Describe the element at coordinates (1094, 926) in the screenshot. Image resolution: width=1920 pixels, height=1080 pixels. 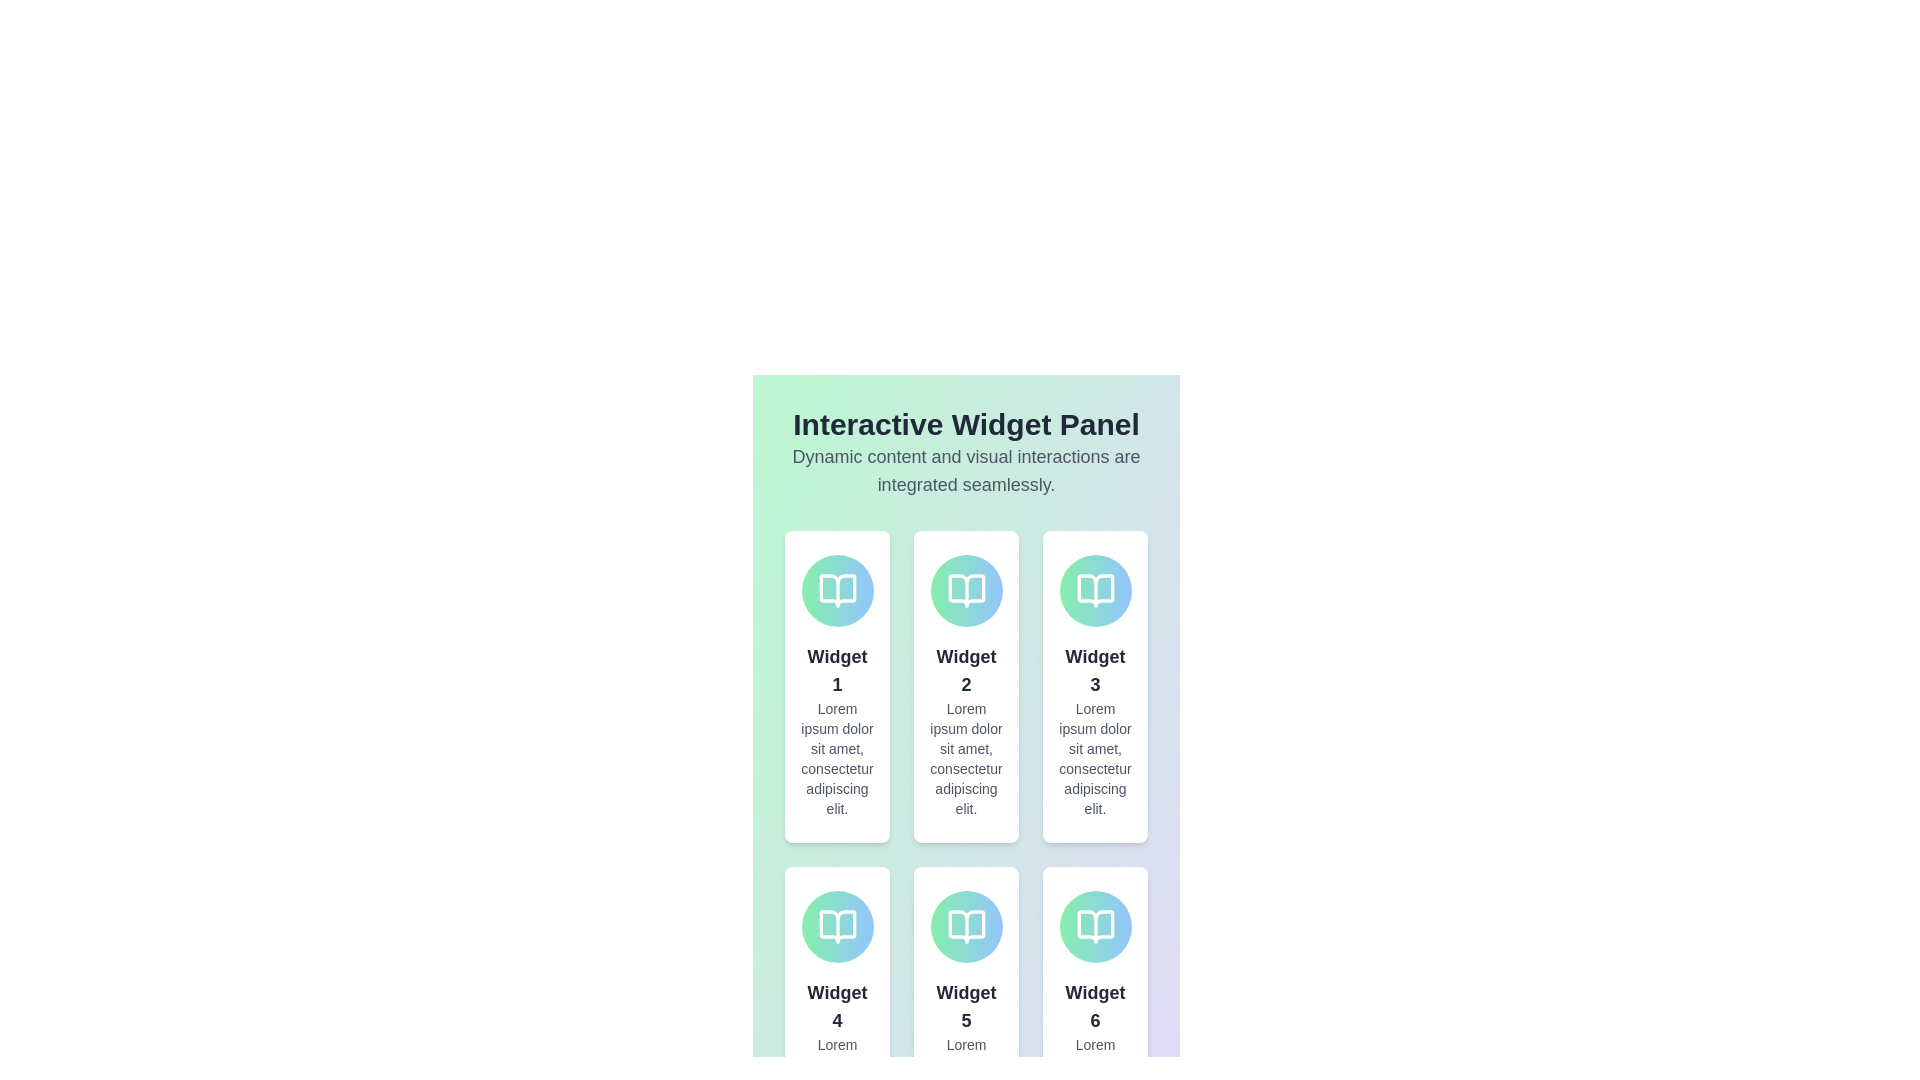
I see `the first icon within the sixth card in the grid layout, located at the bottom-right corner of the widget panel` at that location.